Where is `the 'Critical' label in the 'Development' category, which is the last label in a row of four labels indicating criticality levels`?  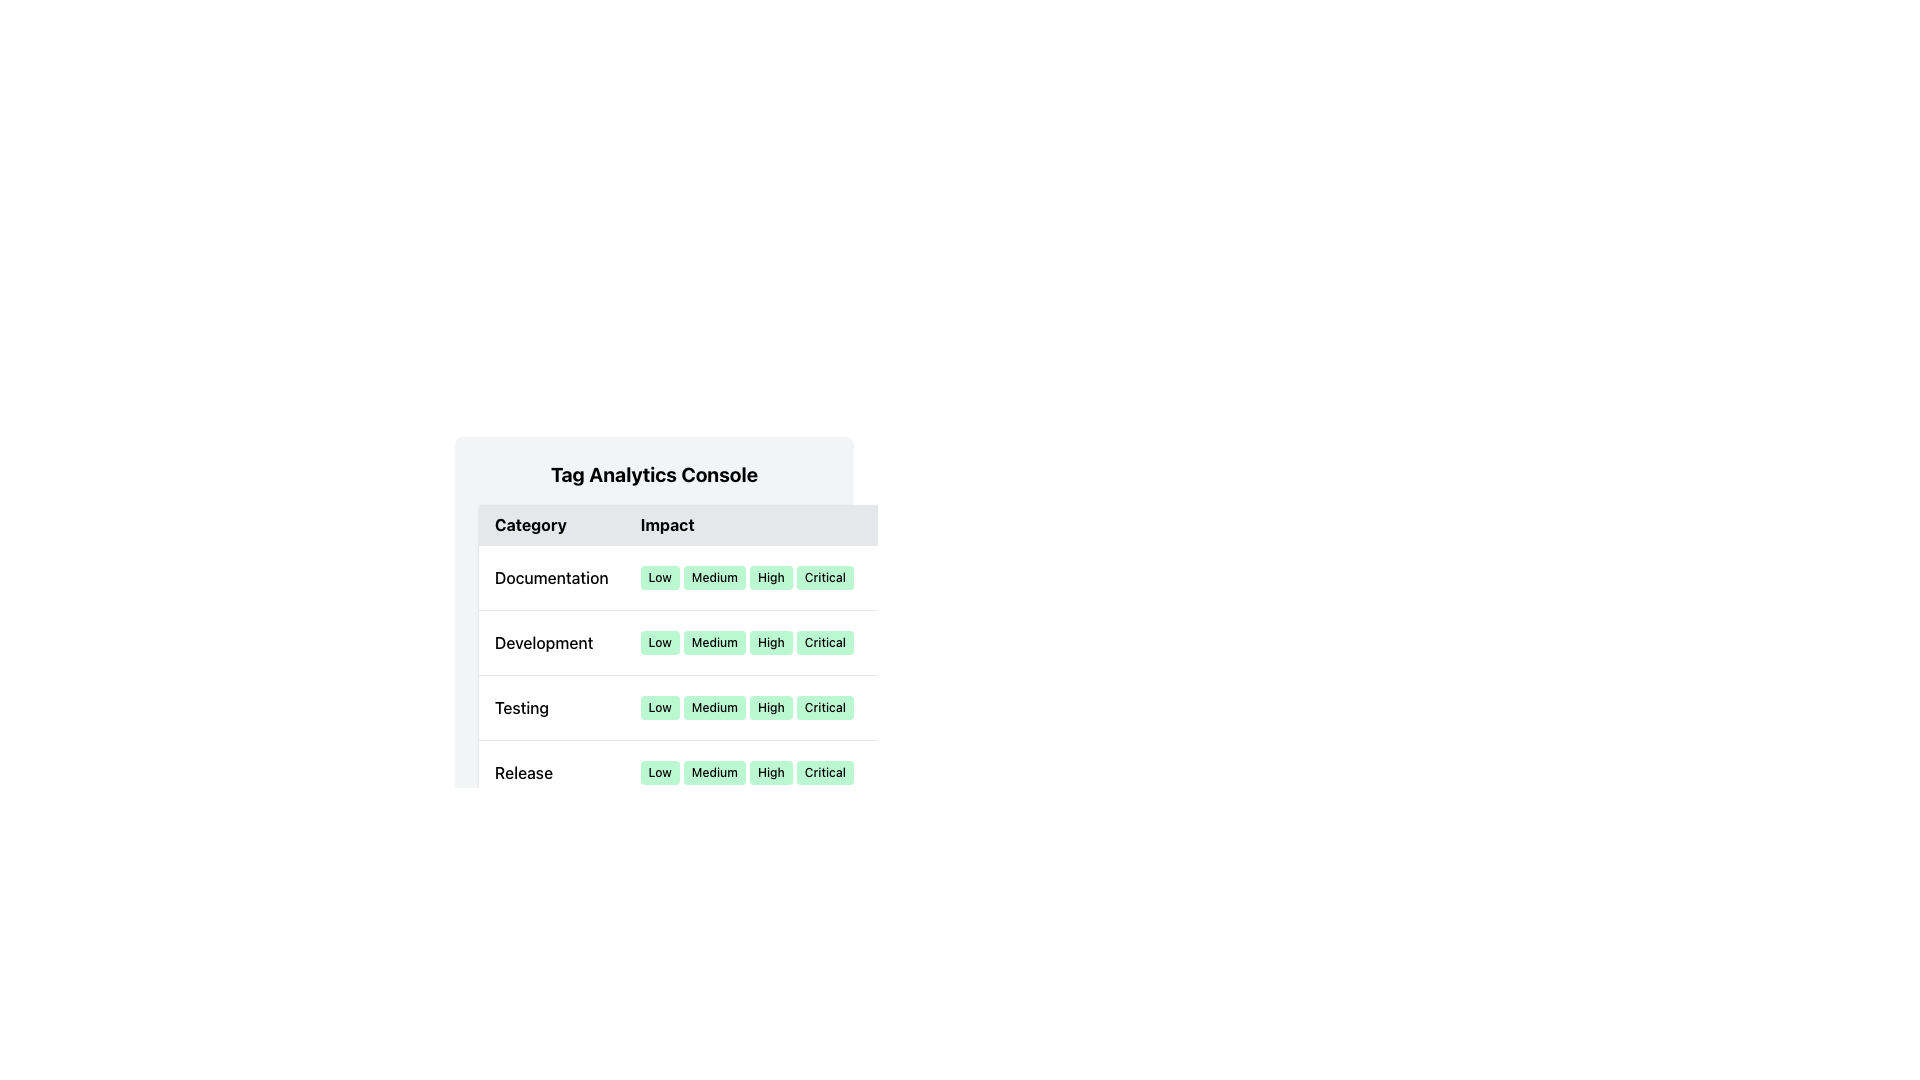
the 'Critical' label in the 'Development' category, which is the last label in a row of four labels indicating criticality levels is located at coordinates (825, 643).